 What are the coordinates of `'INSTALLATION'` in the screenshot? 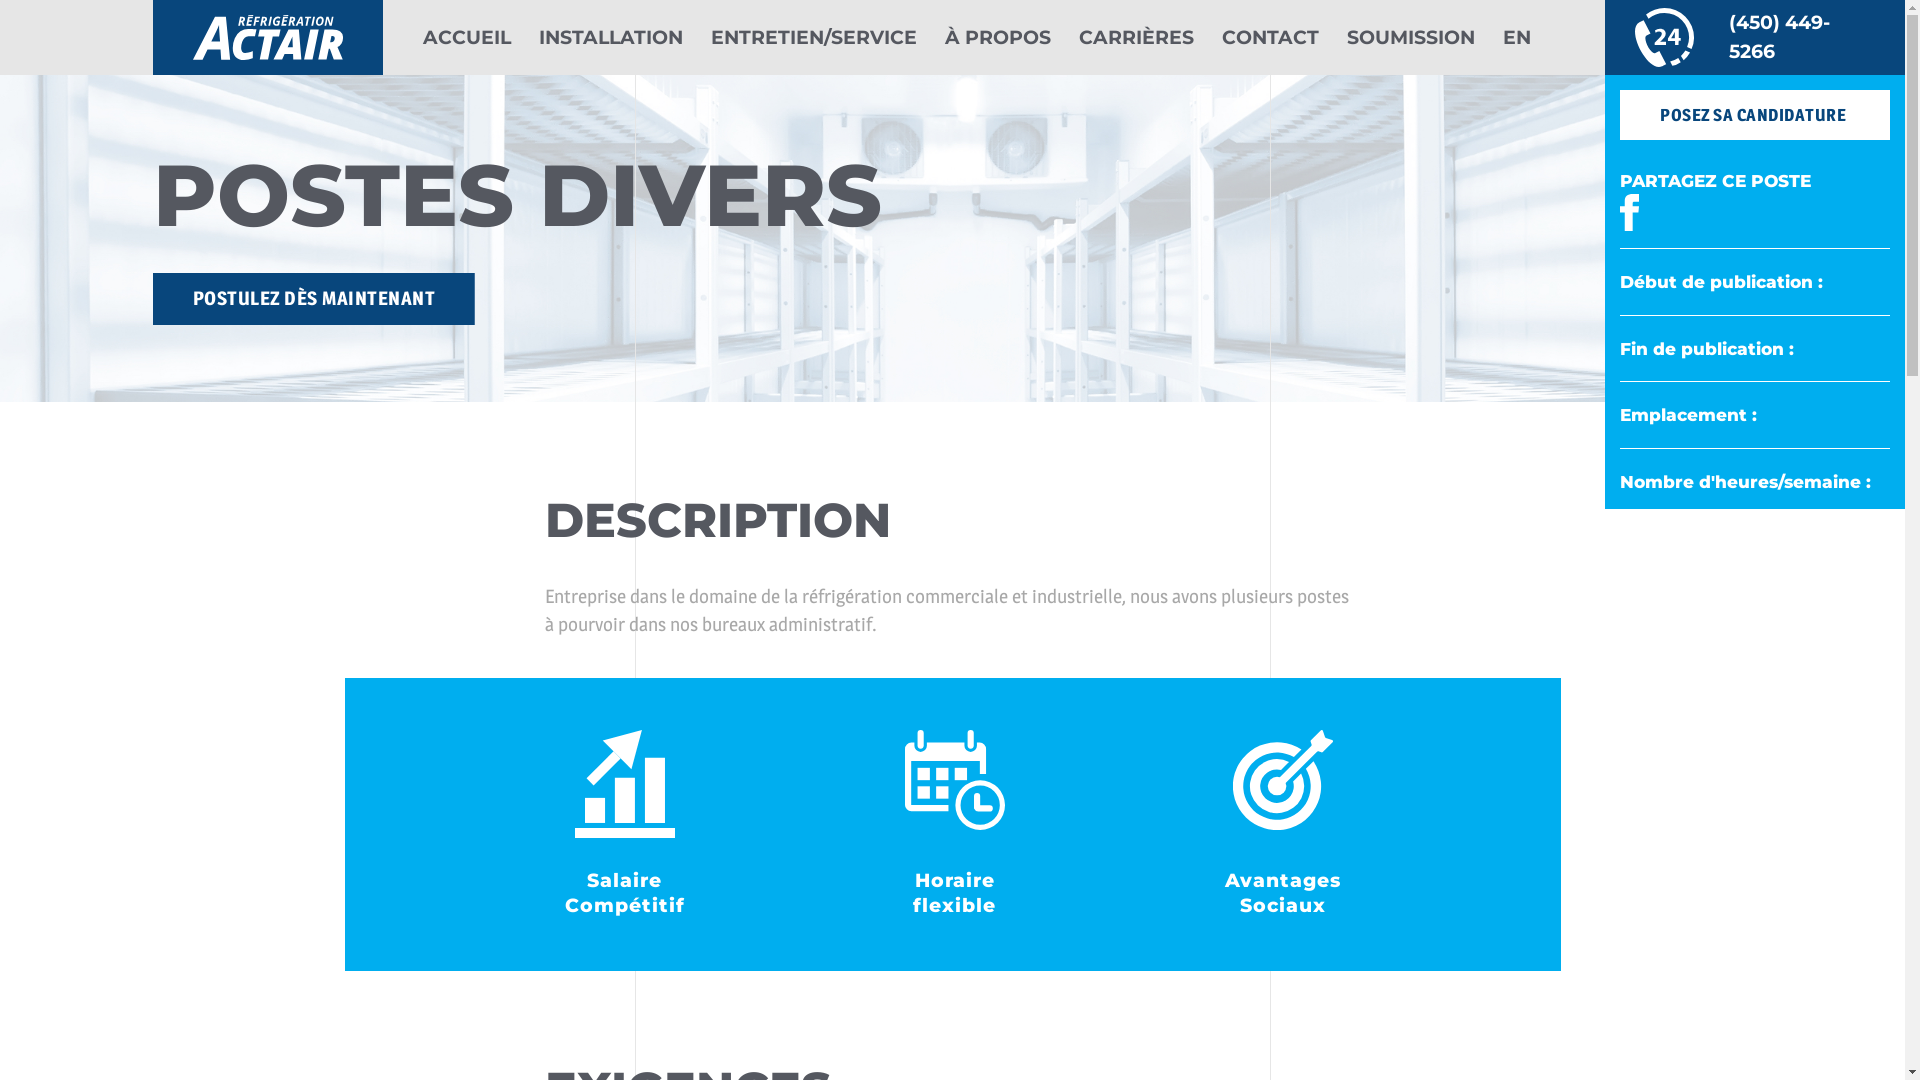 It's located at (537, 37).